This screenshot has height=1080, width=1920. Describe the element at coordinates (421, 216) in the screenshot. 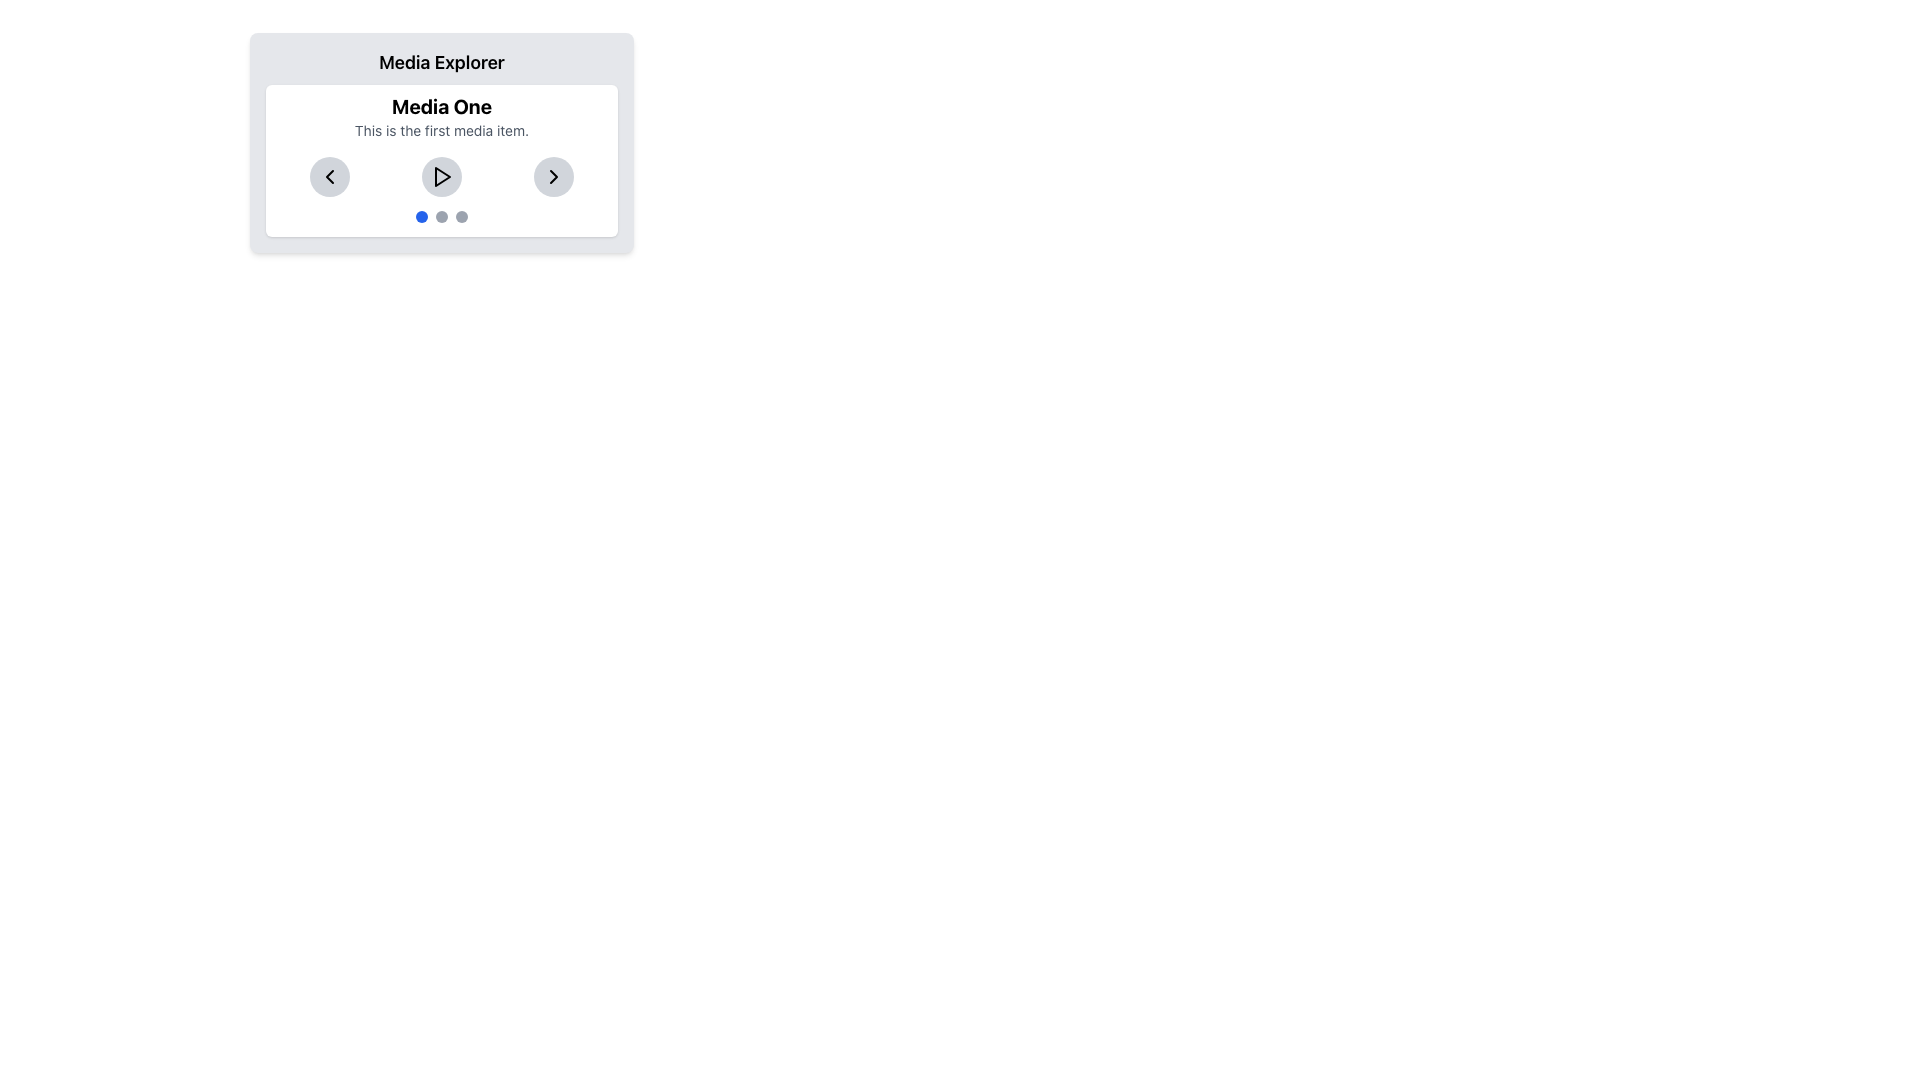

I see `the first interactive indicator dot, which is a circular dot with a blue background located below the media player section` at that location.